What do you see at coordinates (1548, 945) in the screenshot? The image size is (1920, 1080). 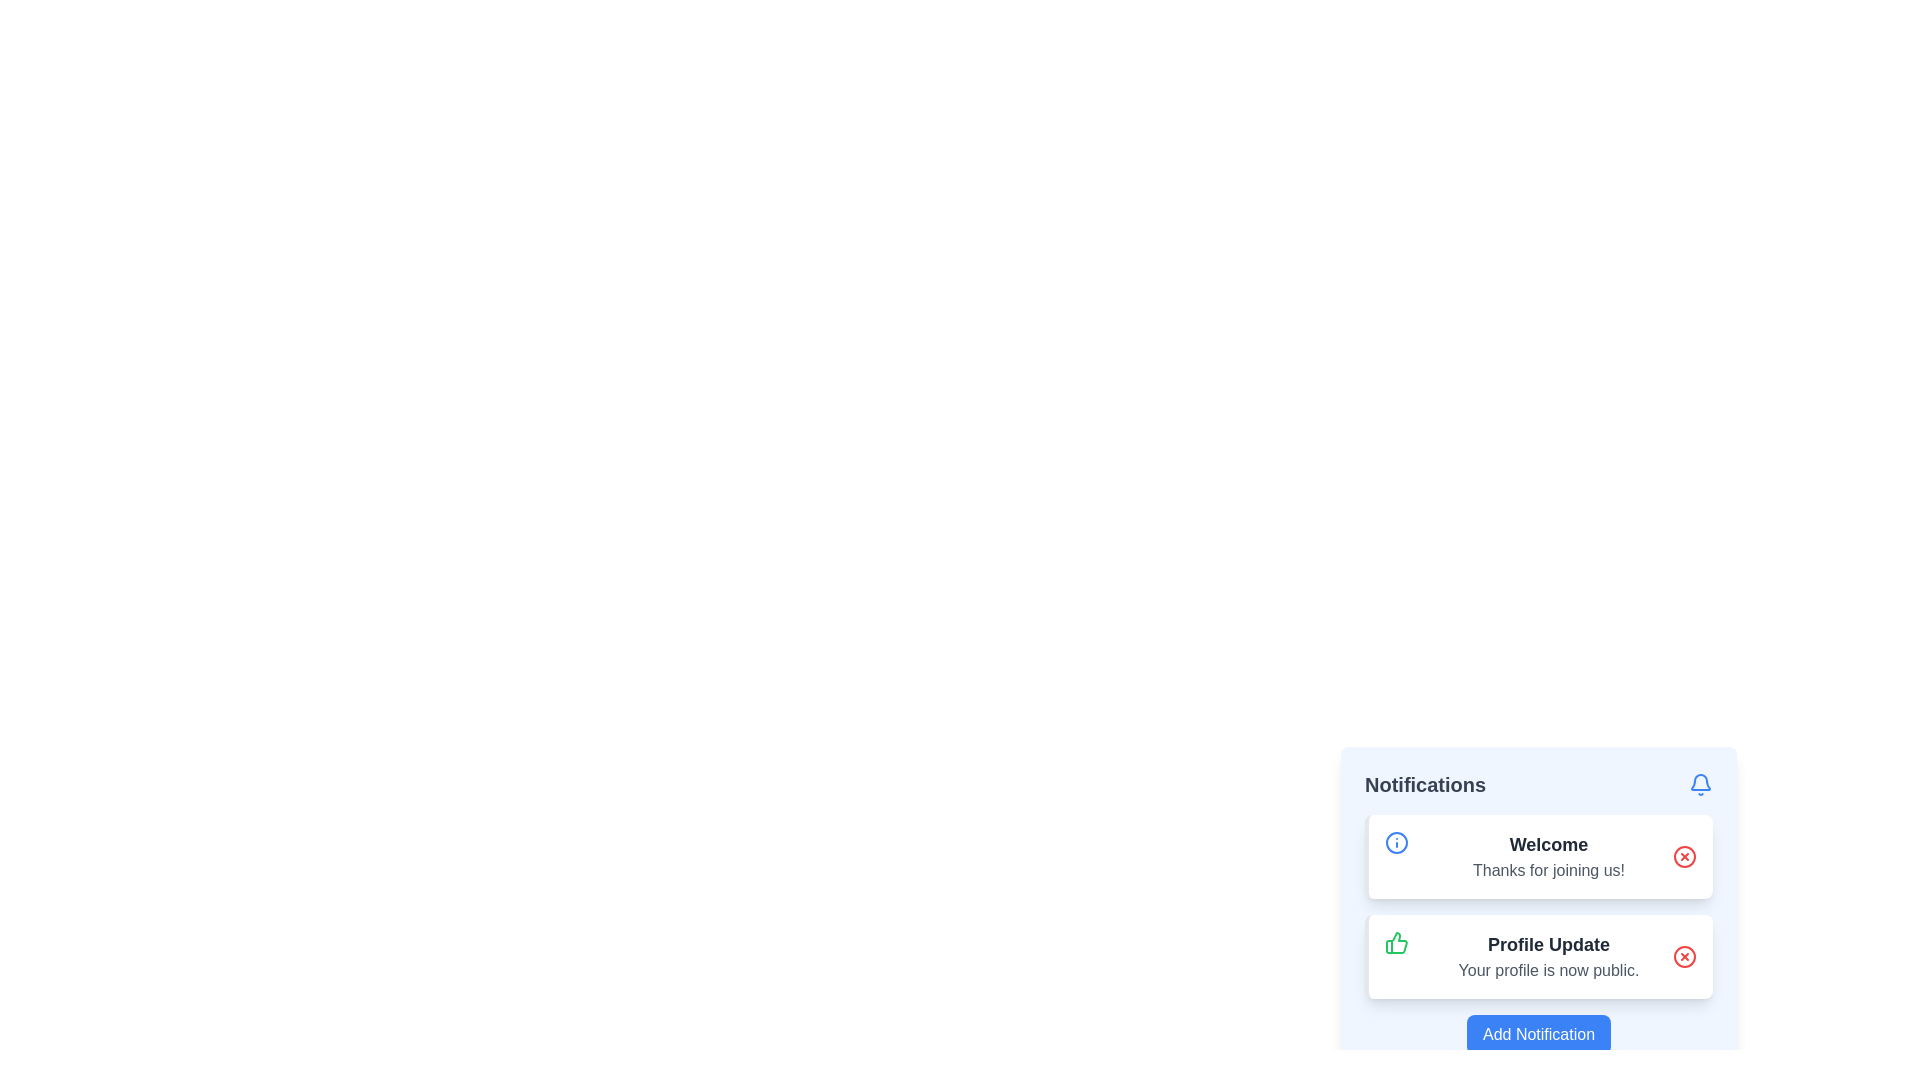 I see `the title text of the second notification block in the 'Notifications' panel, which is positioned directly above the subtext 'Your profile is now public.'` at bounding box center [1548, 945].